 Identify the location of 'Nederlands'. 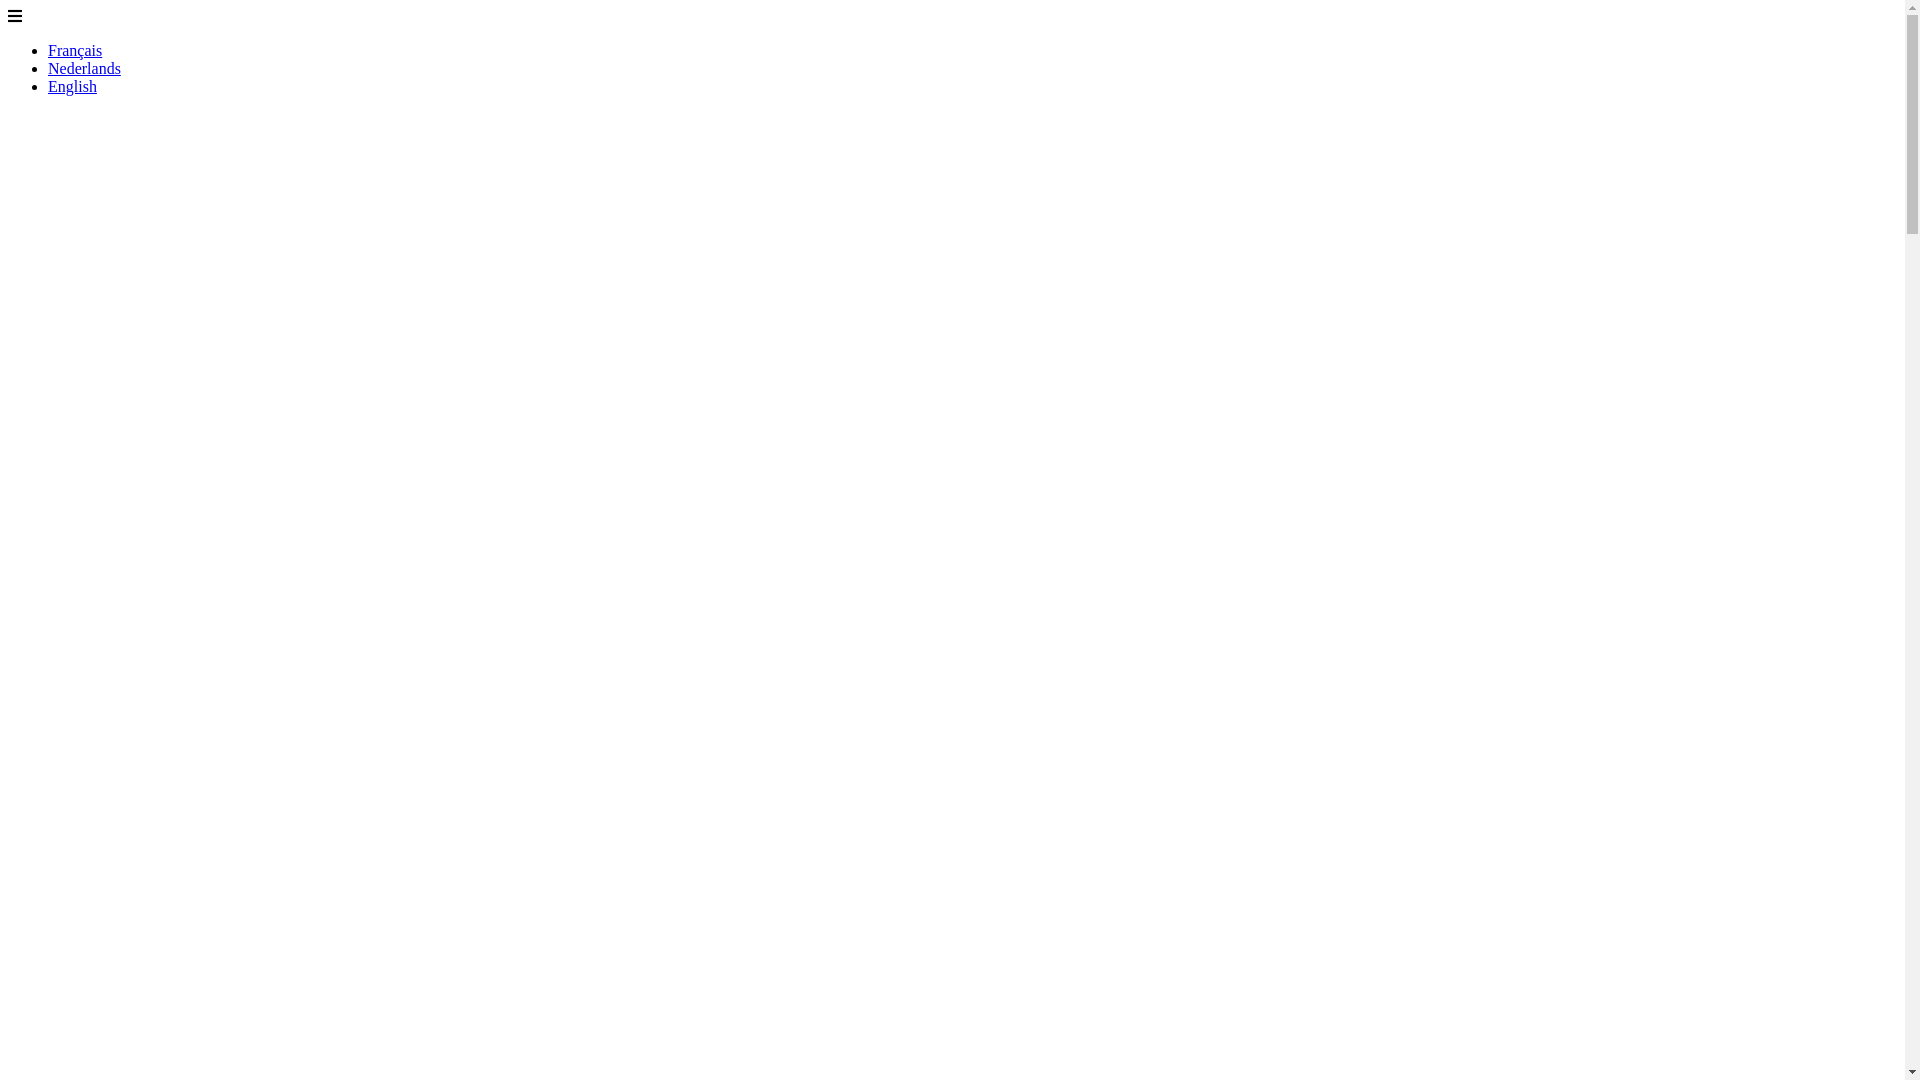
(48, 67).